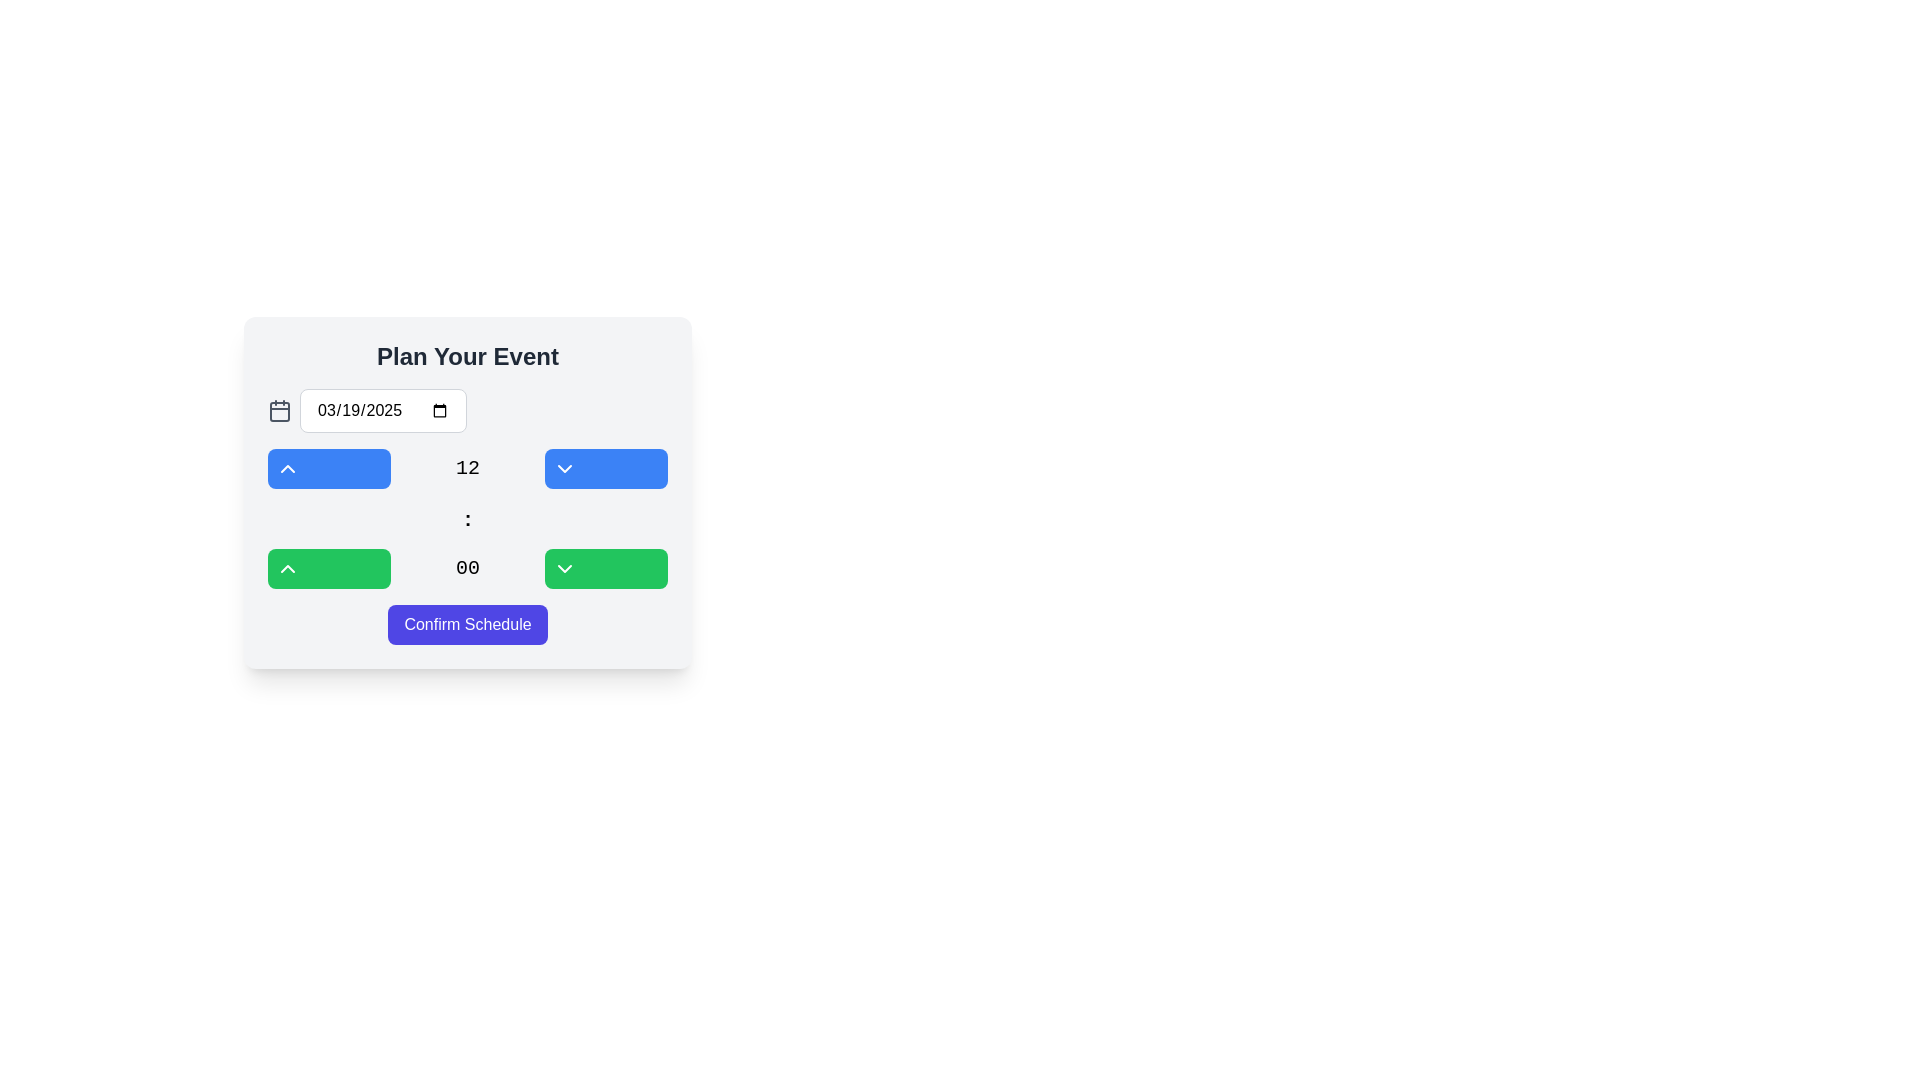 The height and width of the screenshot is (1080, 1920). Describe the element at coordinates (564, 569) in the screenshot. I see `the downward-facing chevron icon located inside the green rectangular button at the bottom-right corner of the 'Plan Your Event' dialog` at that location.